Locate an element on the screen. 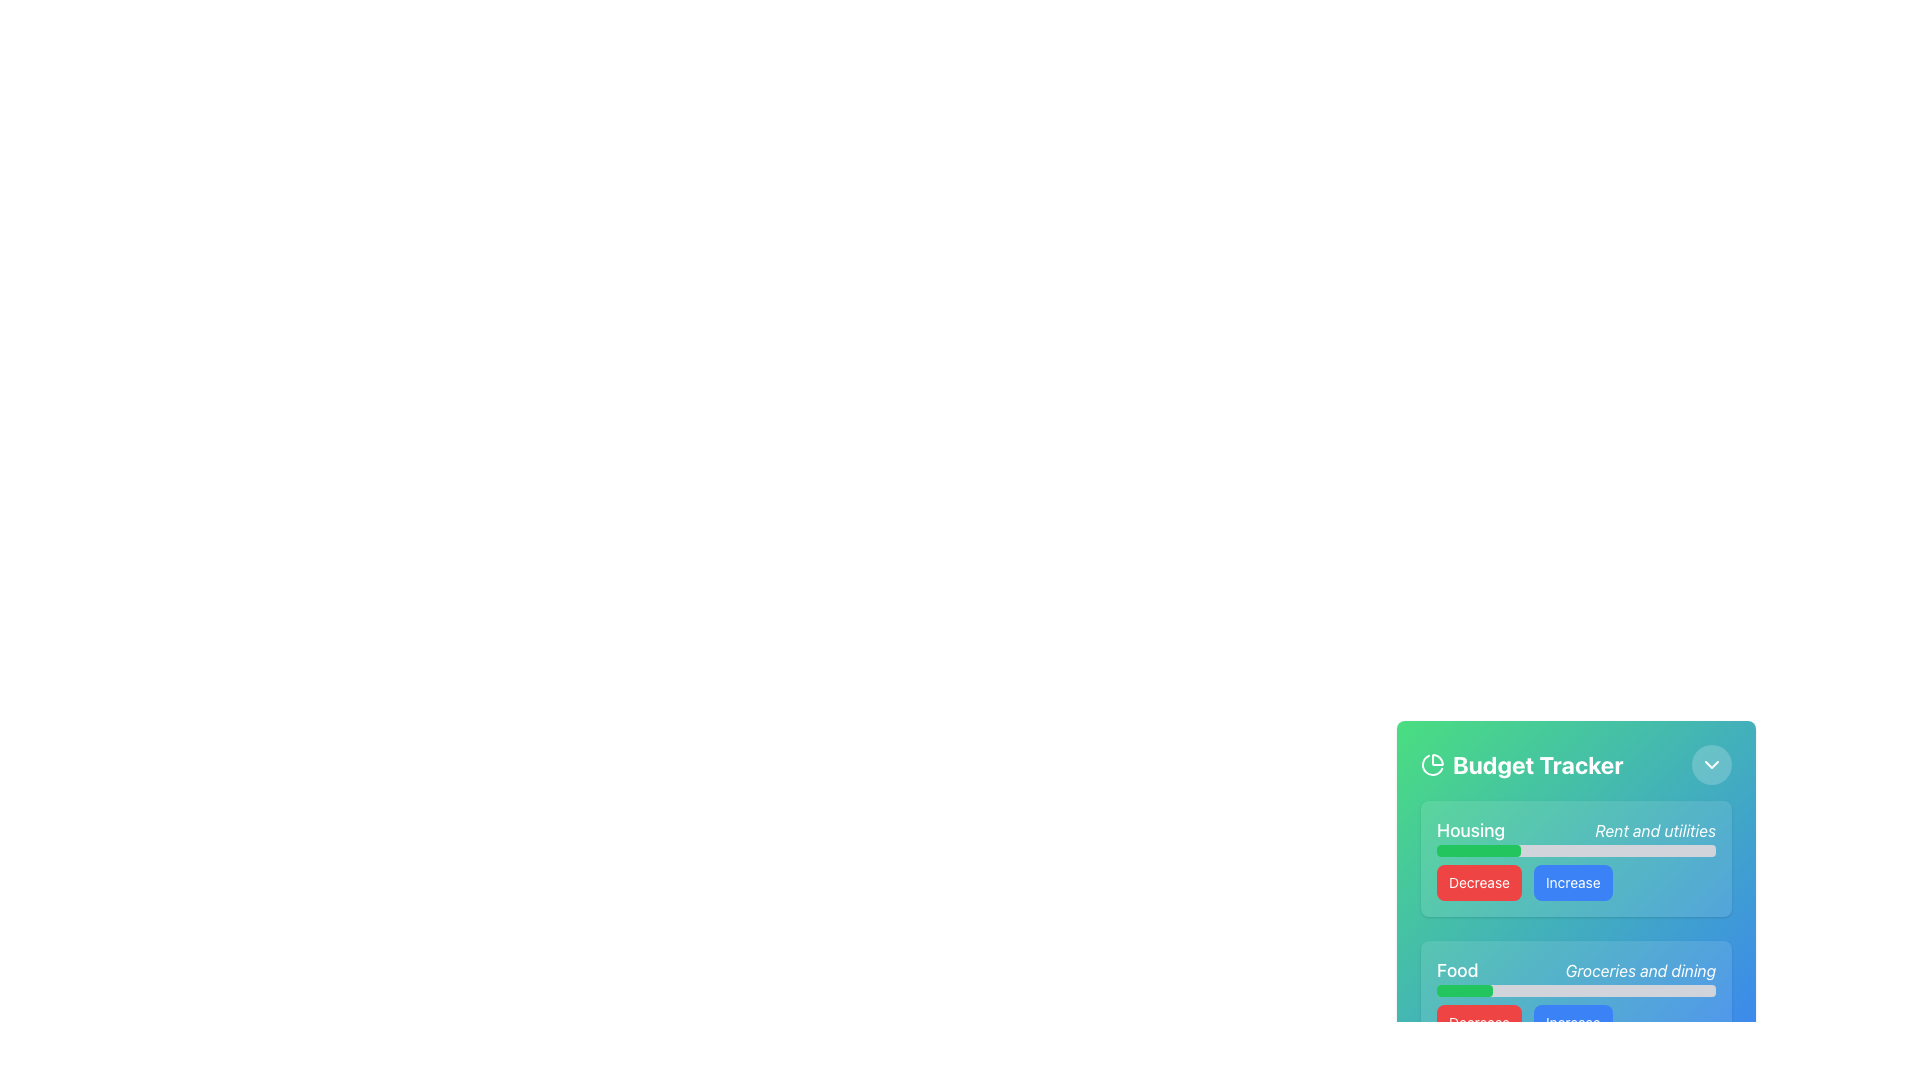 The image size is (1920, 1080). the circular pie chart icon with a green background located to the left of the 'Budget Tracker' text is located at coordinates (1432, 764).